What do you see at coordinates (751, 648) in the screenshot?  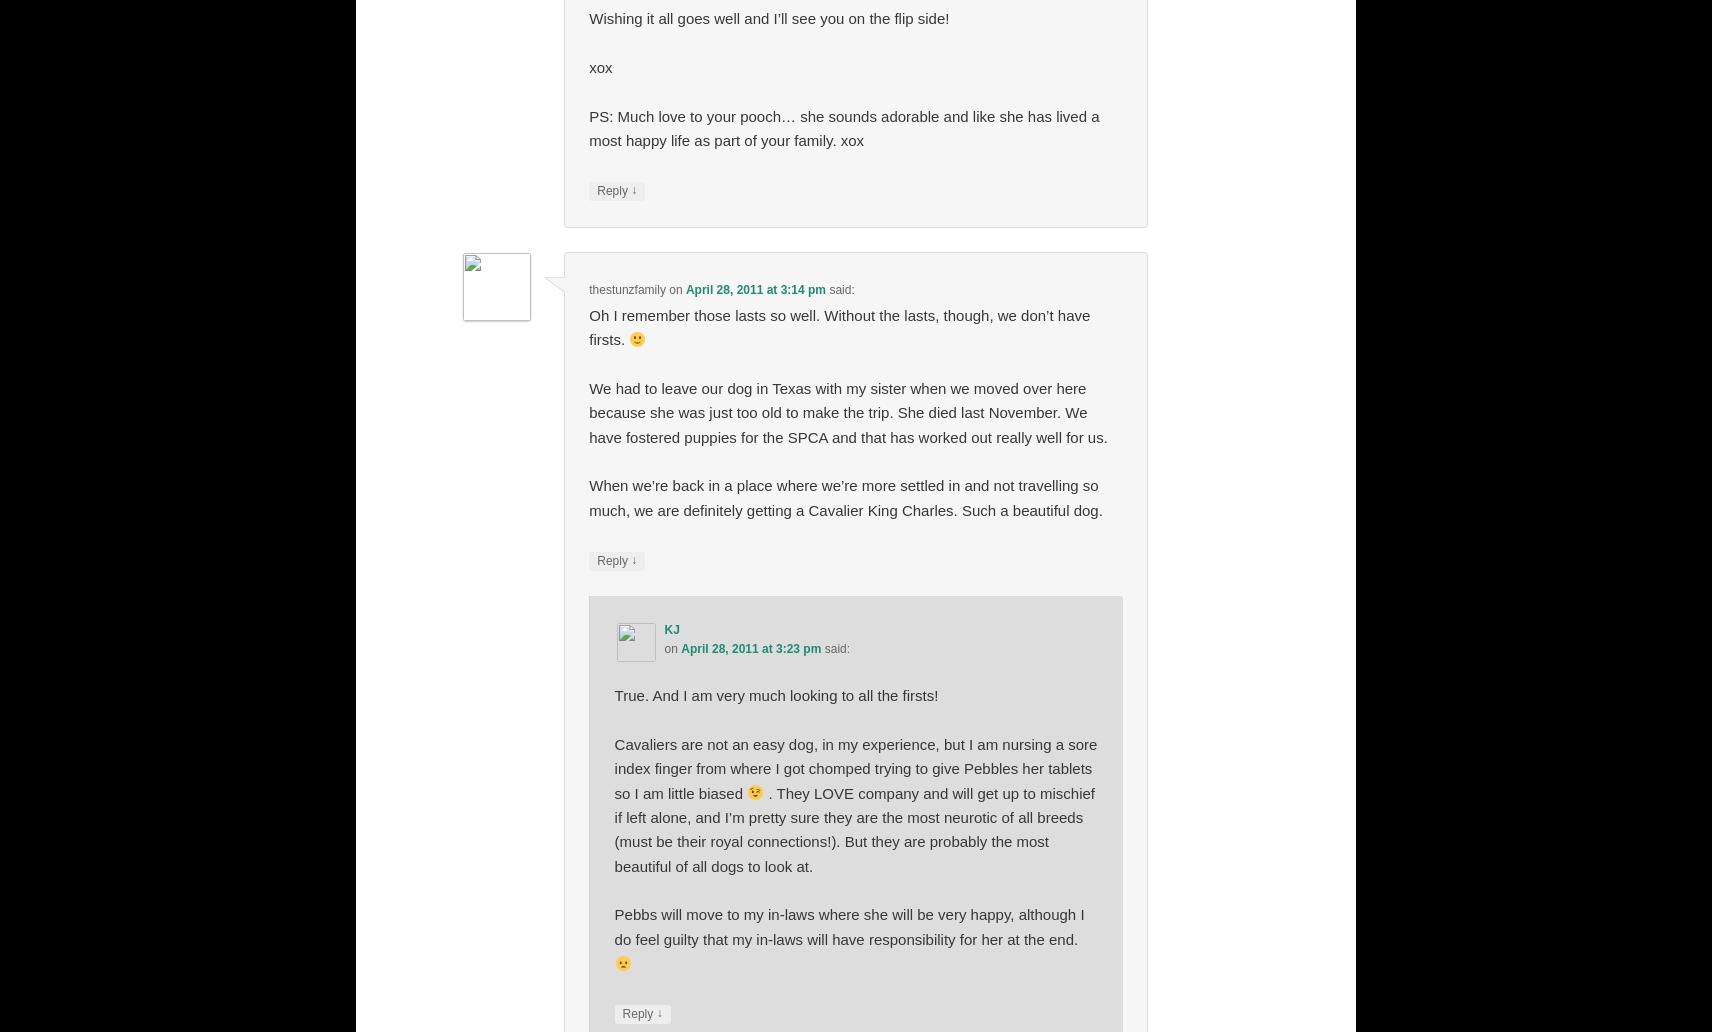 I see `'April 28, 2011 at 3:23 pm'` at bounding box center [751, 648].